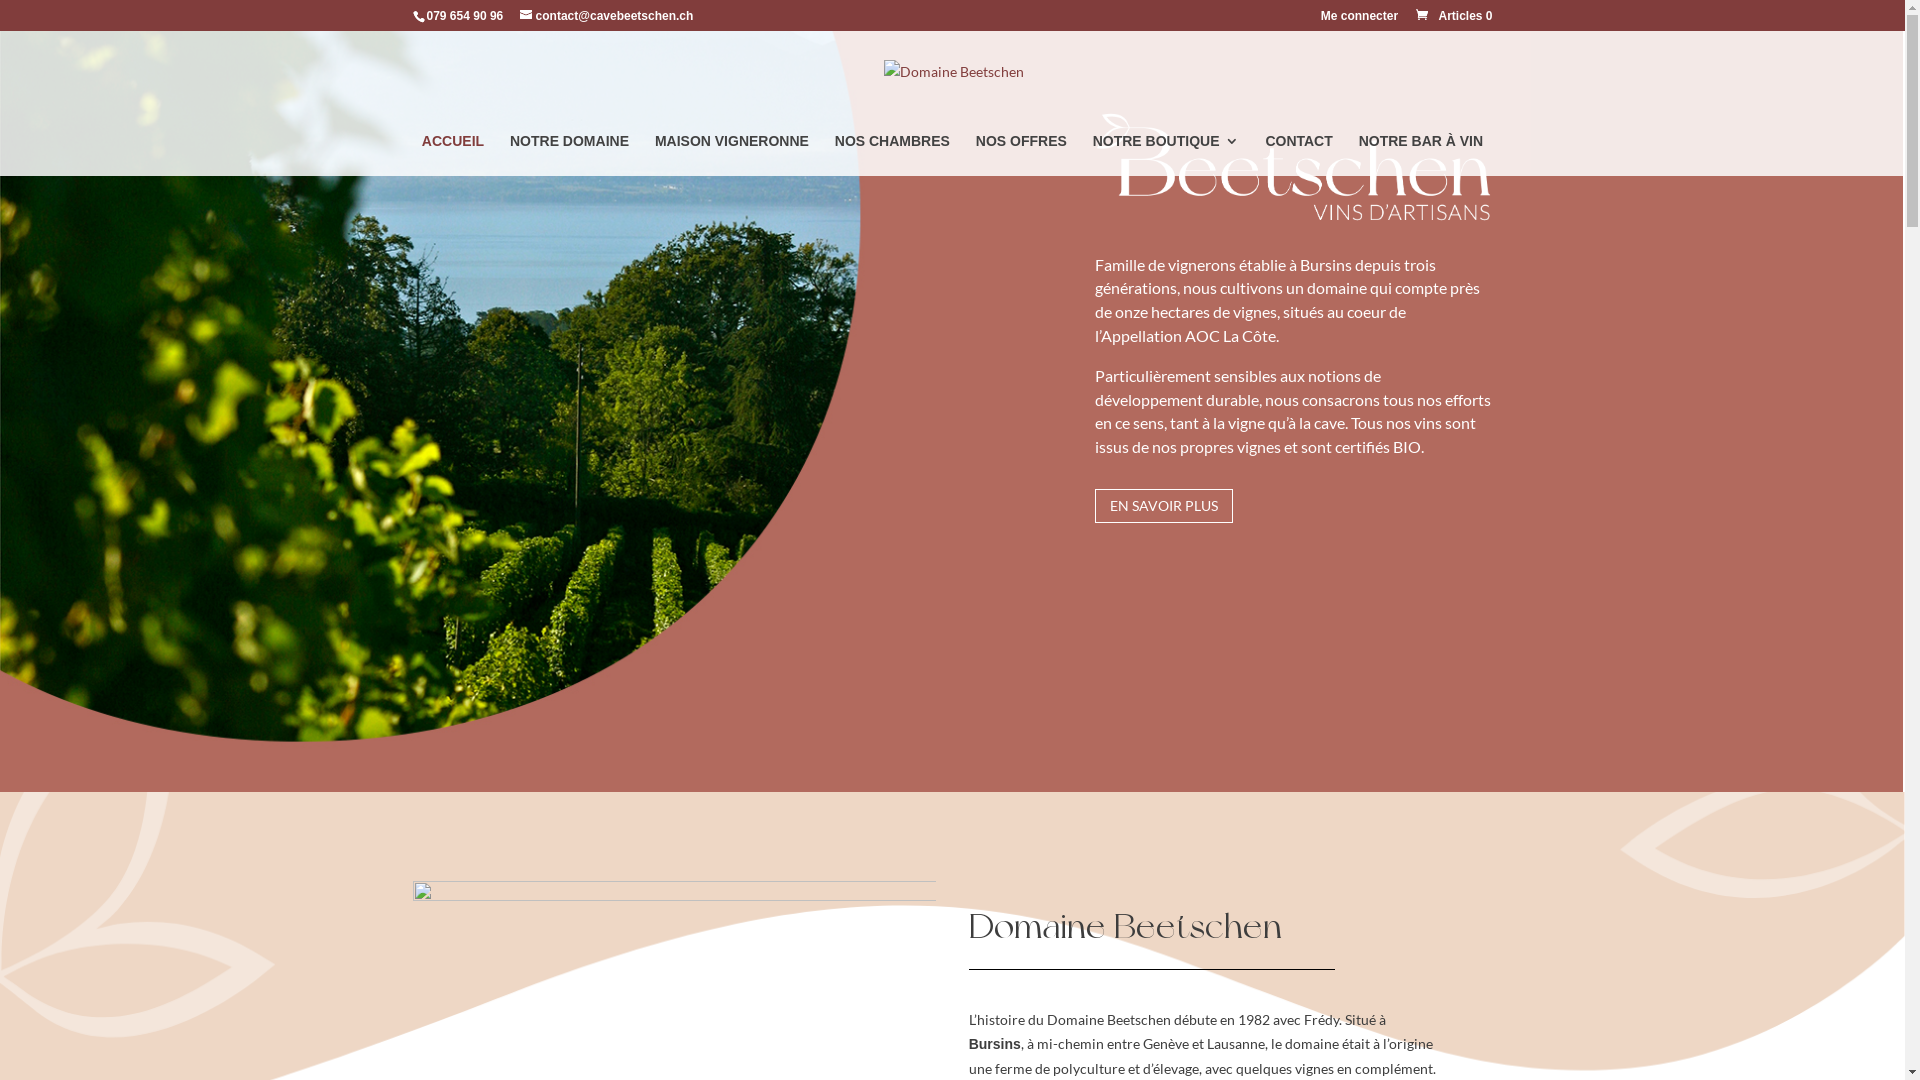 The image size is (1920, 1080). What do you see at coordinates (463, 15) in the screenshot?
I see `'079 654 90 96'` at bounding box center [463, 15].